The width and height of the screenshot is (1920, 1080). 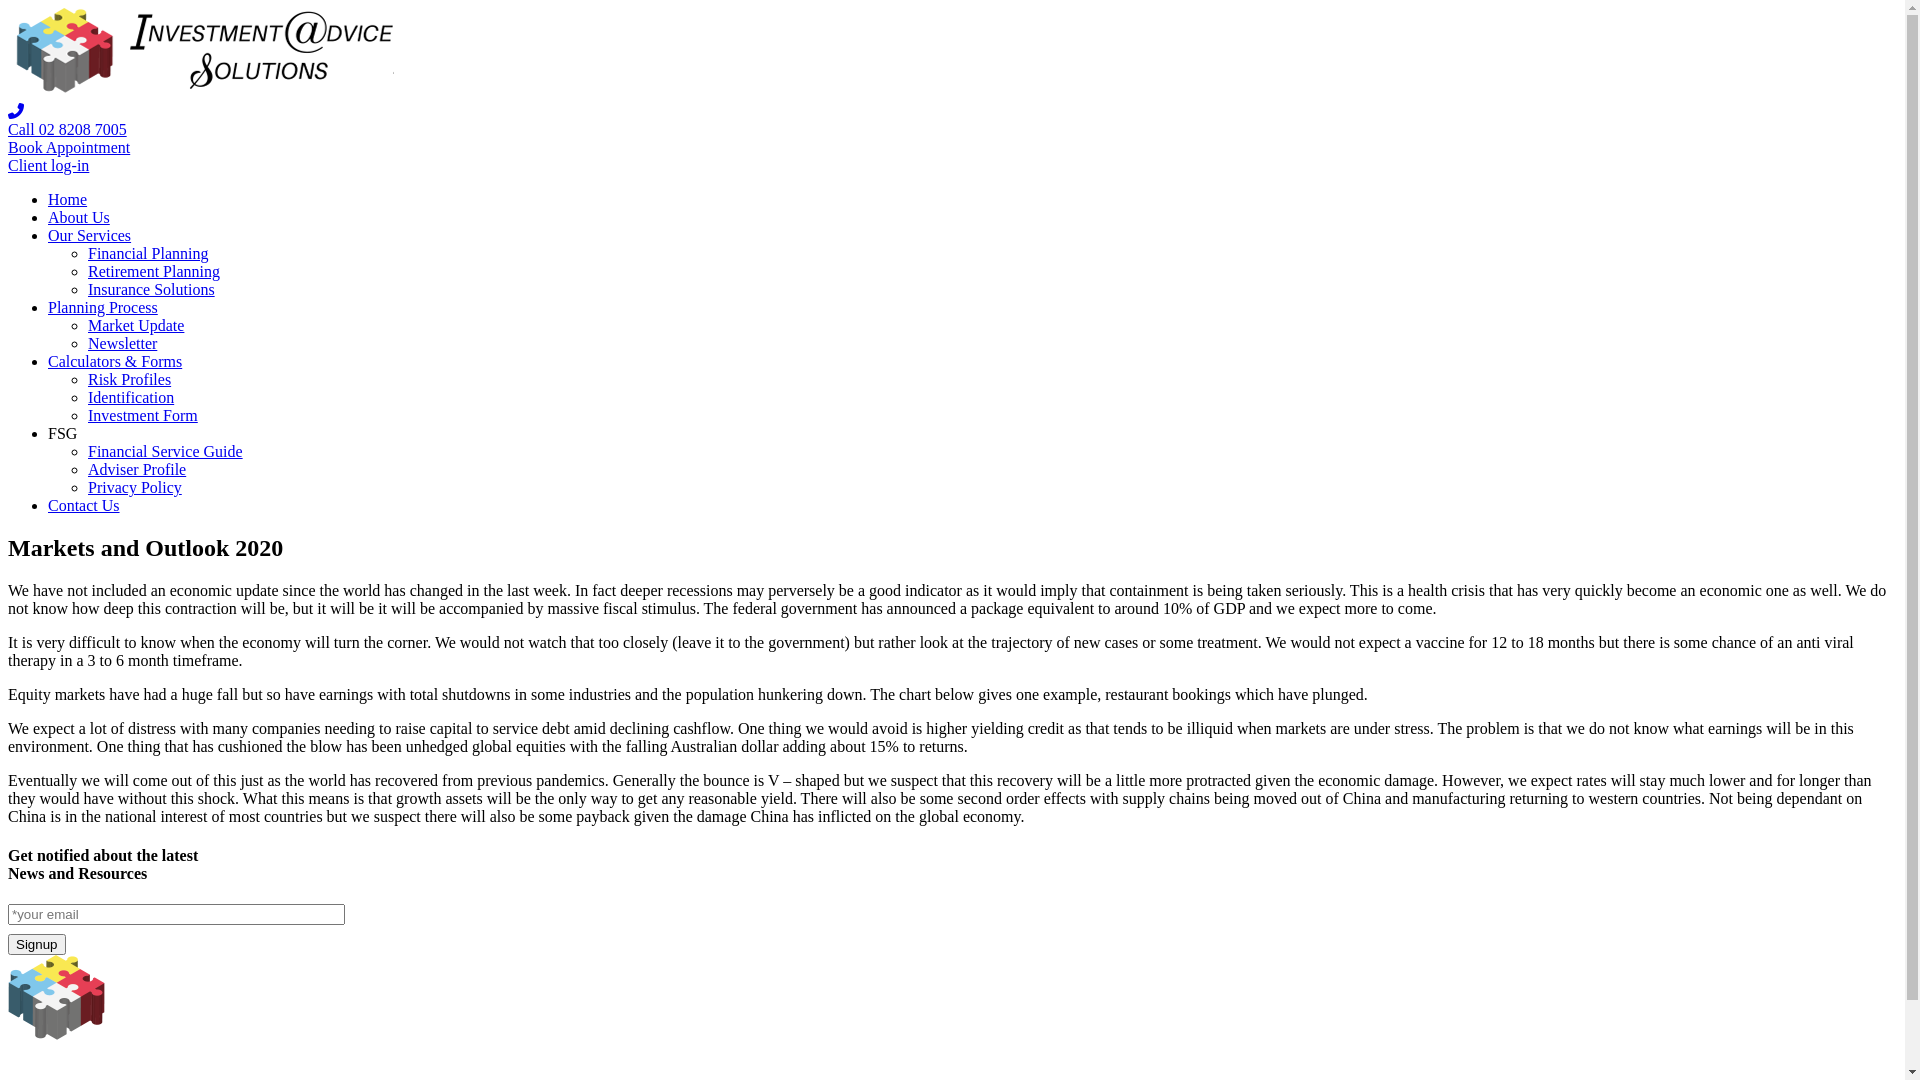 I want to click on 'Planning Process', so click(x=101, y=307).